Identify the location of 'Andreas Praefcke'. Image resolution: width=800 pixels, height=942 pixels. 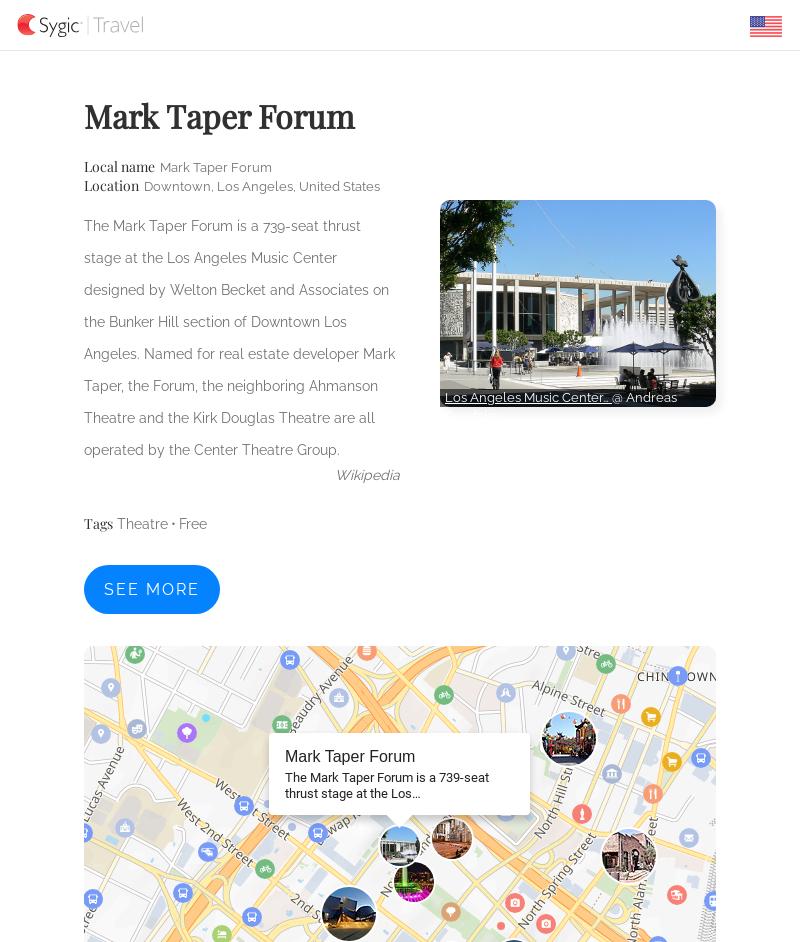
(560, 406).